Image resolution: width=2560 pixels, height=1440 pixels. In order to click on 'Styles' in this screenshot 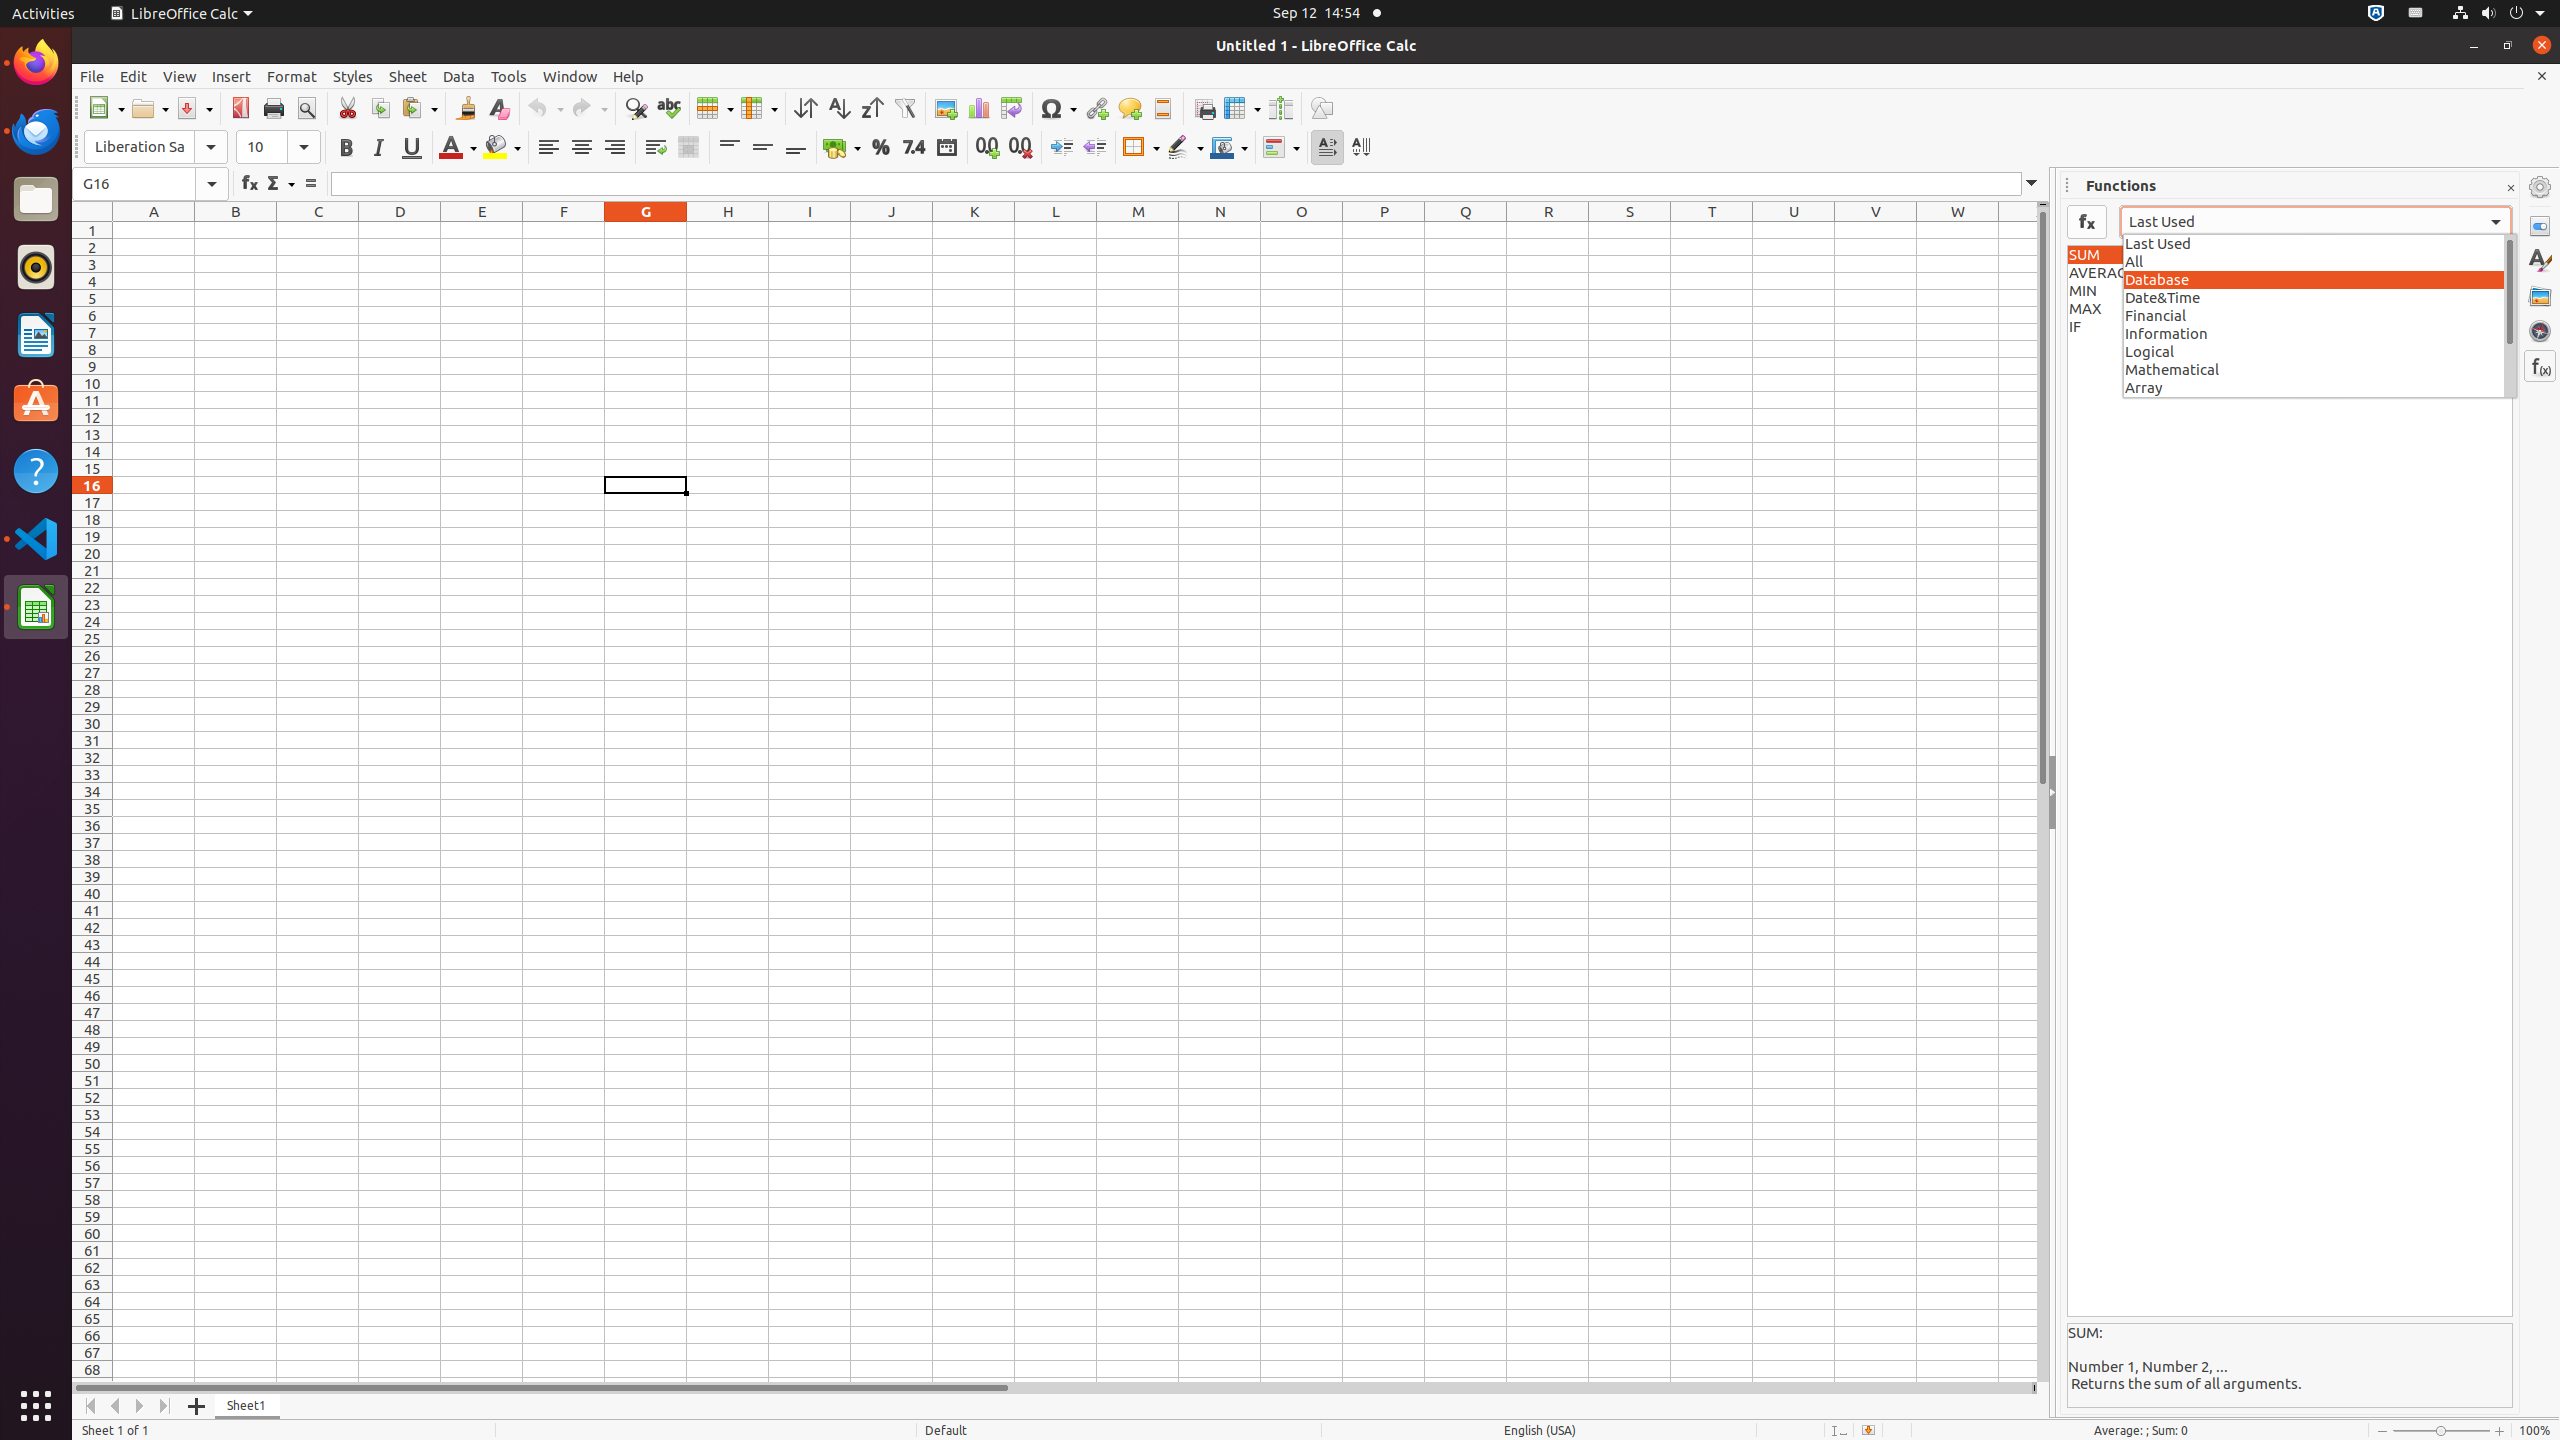, I will do `click(352, 76)`.